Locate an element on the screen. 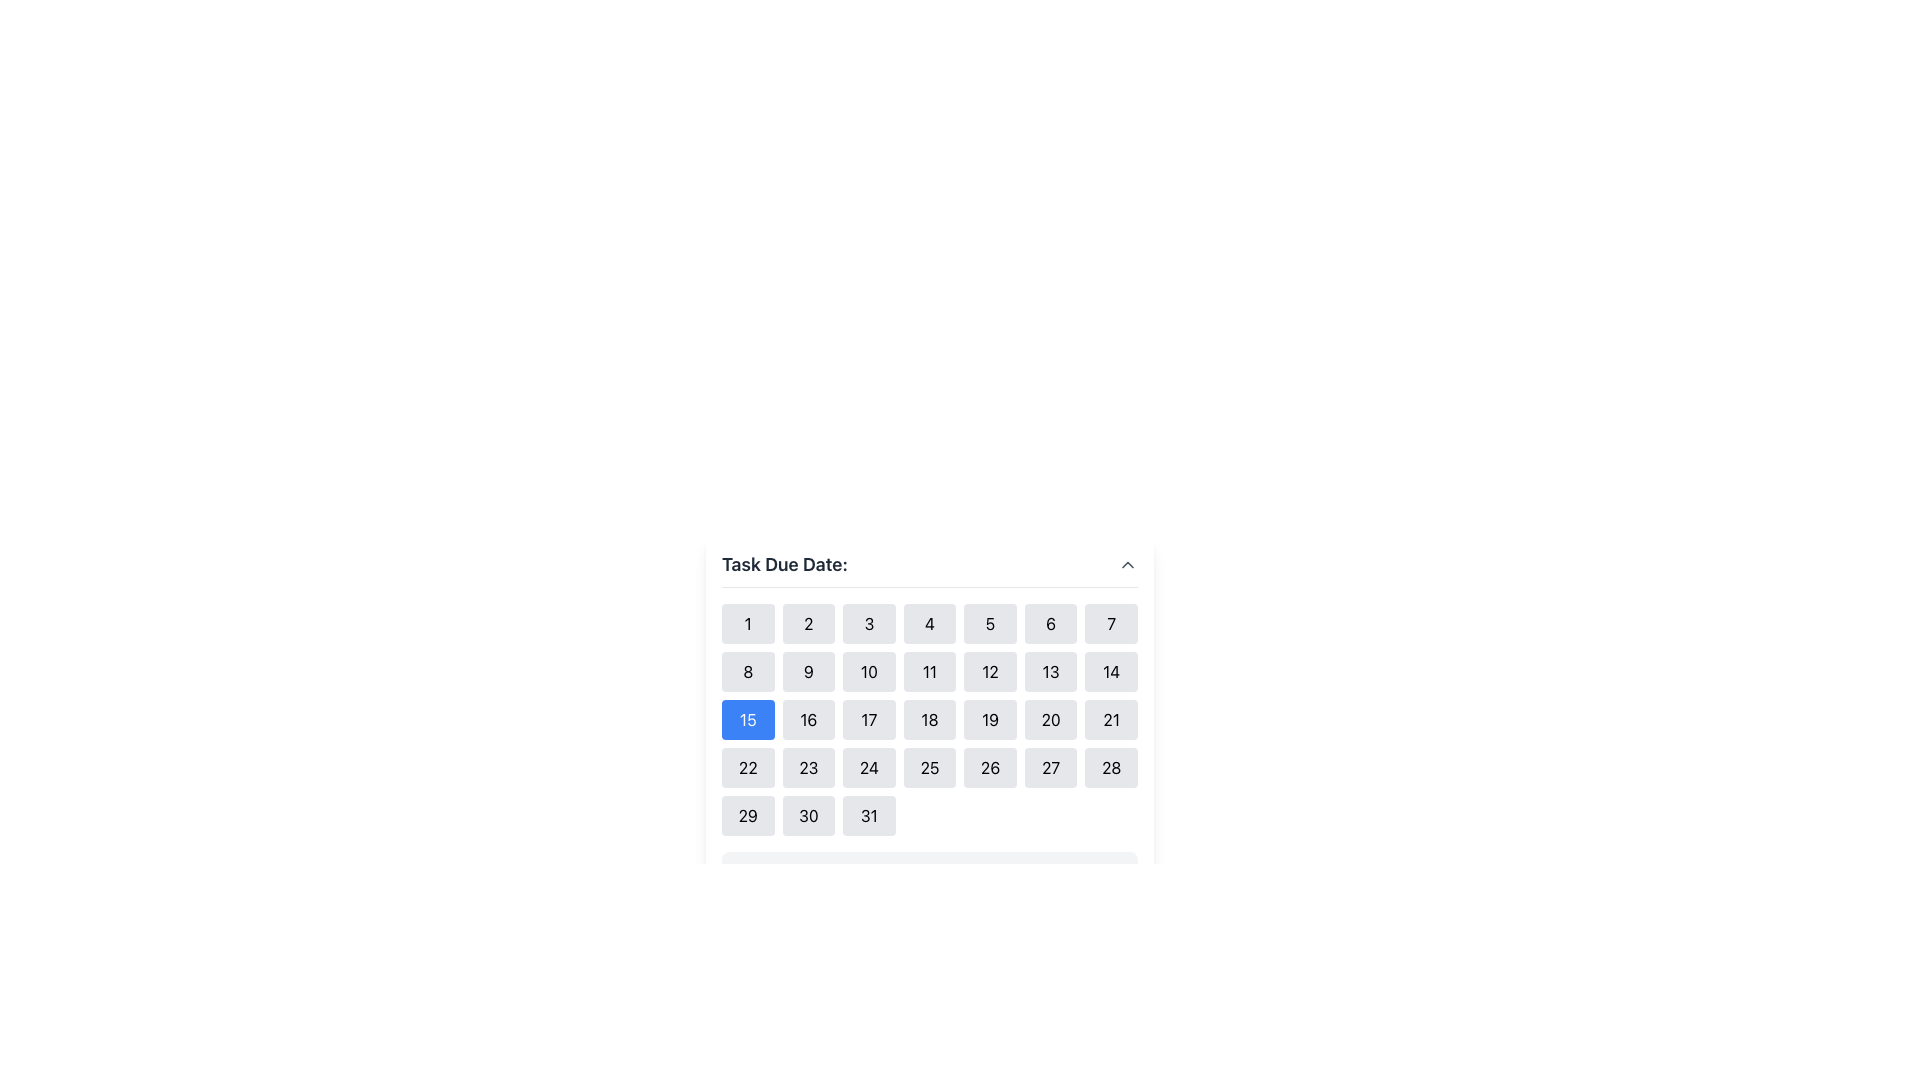 The image size is (1920, 1080). the selectable date button representing the 28th day in the calendar interface is located at coordinates (1110, 766).